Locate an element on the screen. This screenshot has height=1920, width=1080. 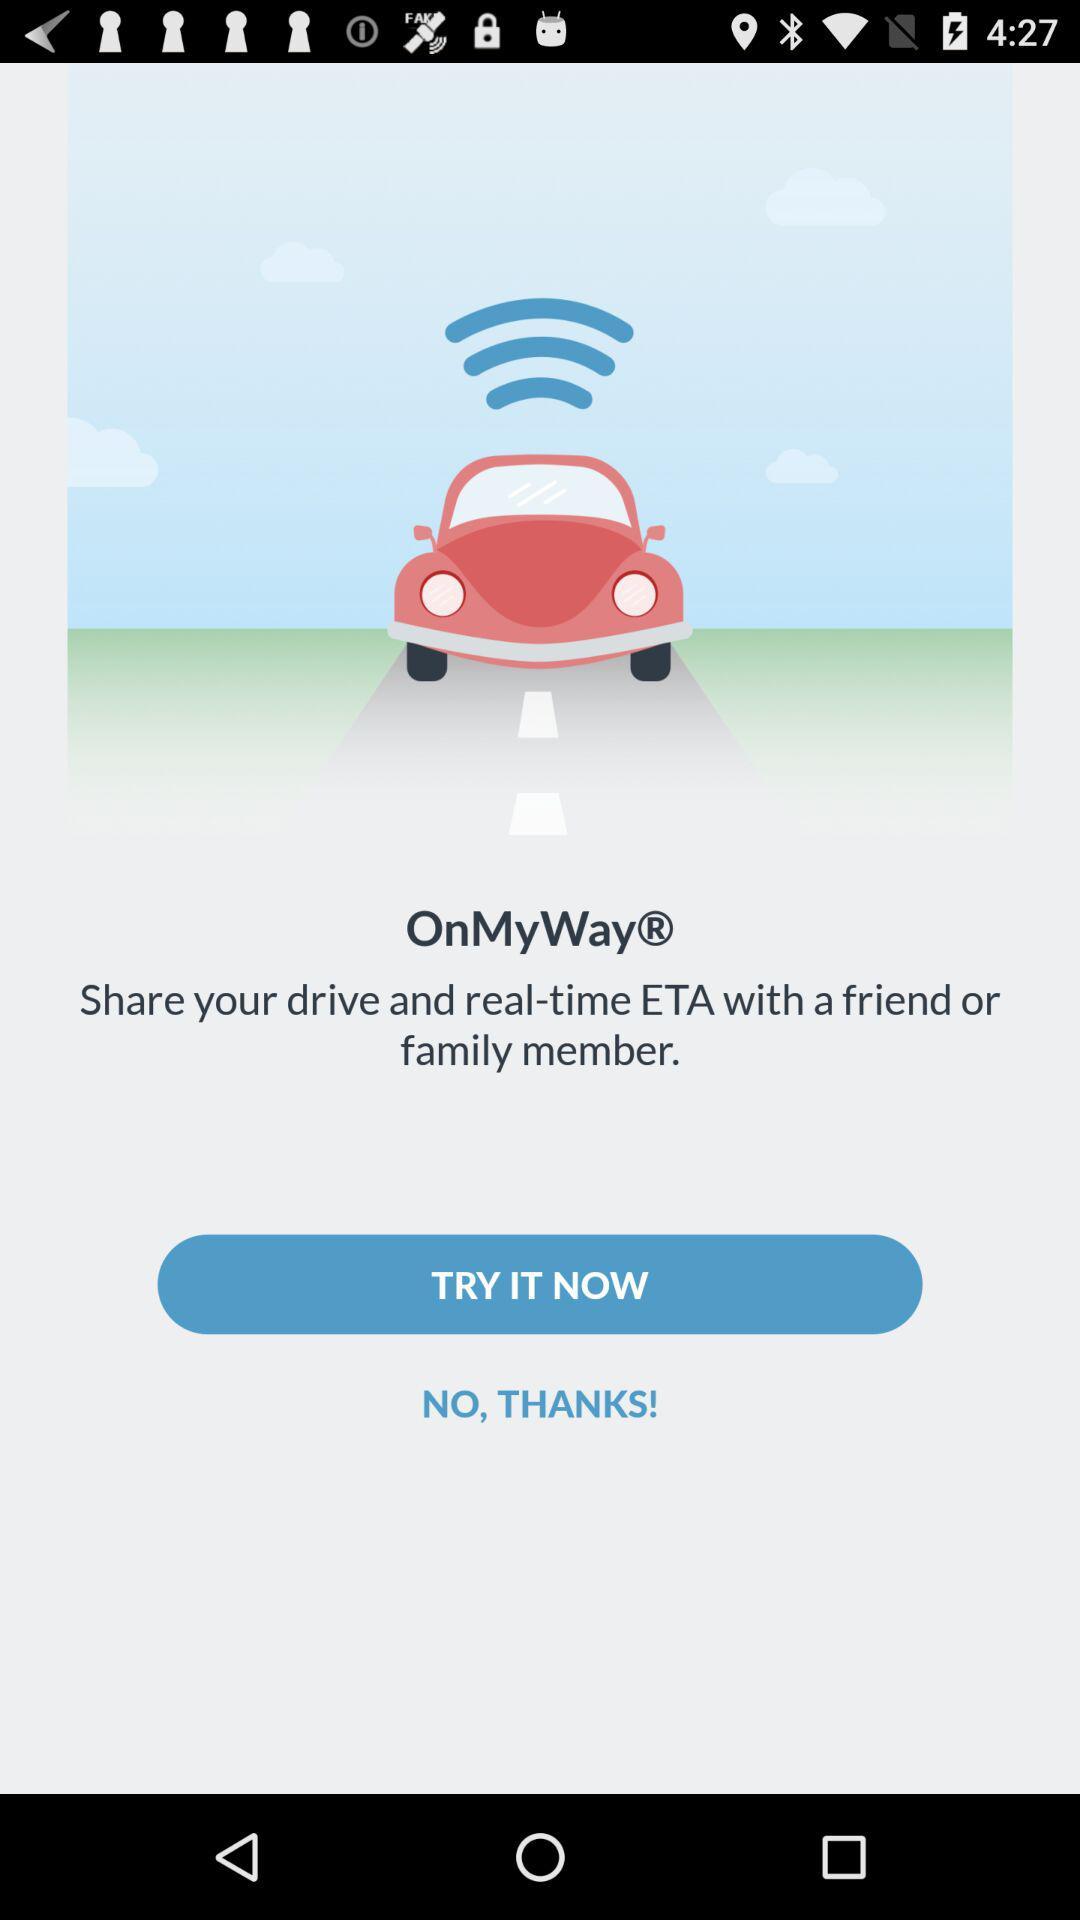
try it now is located at coordinates (540, 1284).